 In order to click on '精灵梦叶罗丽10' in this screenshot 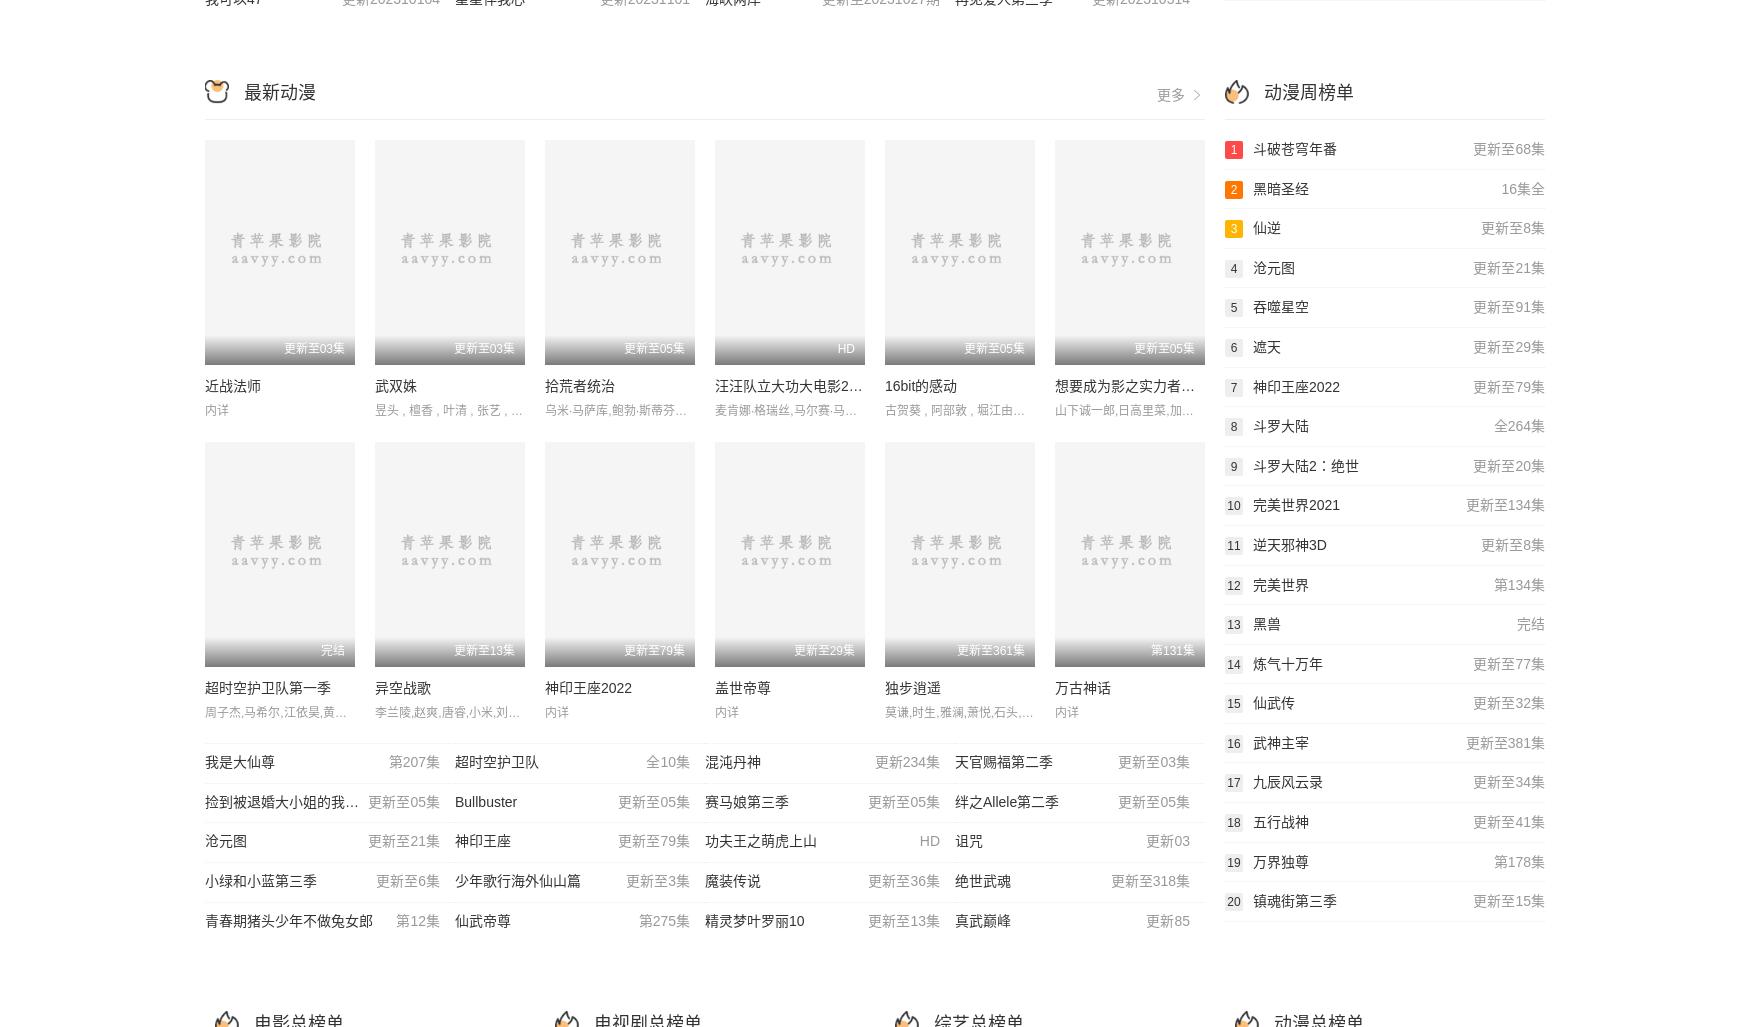, I will do `click(753, 919)`.